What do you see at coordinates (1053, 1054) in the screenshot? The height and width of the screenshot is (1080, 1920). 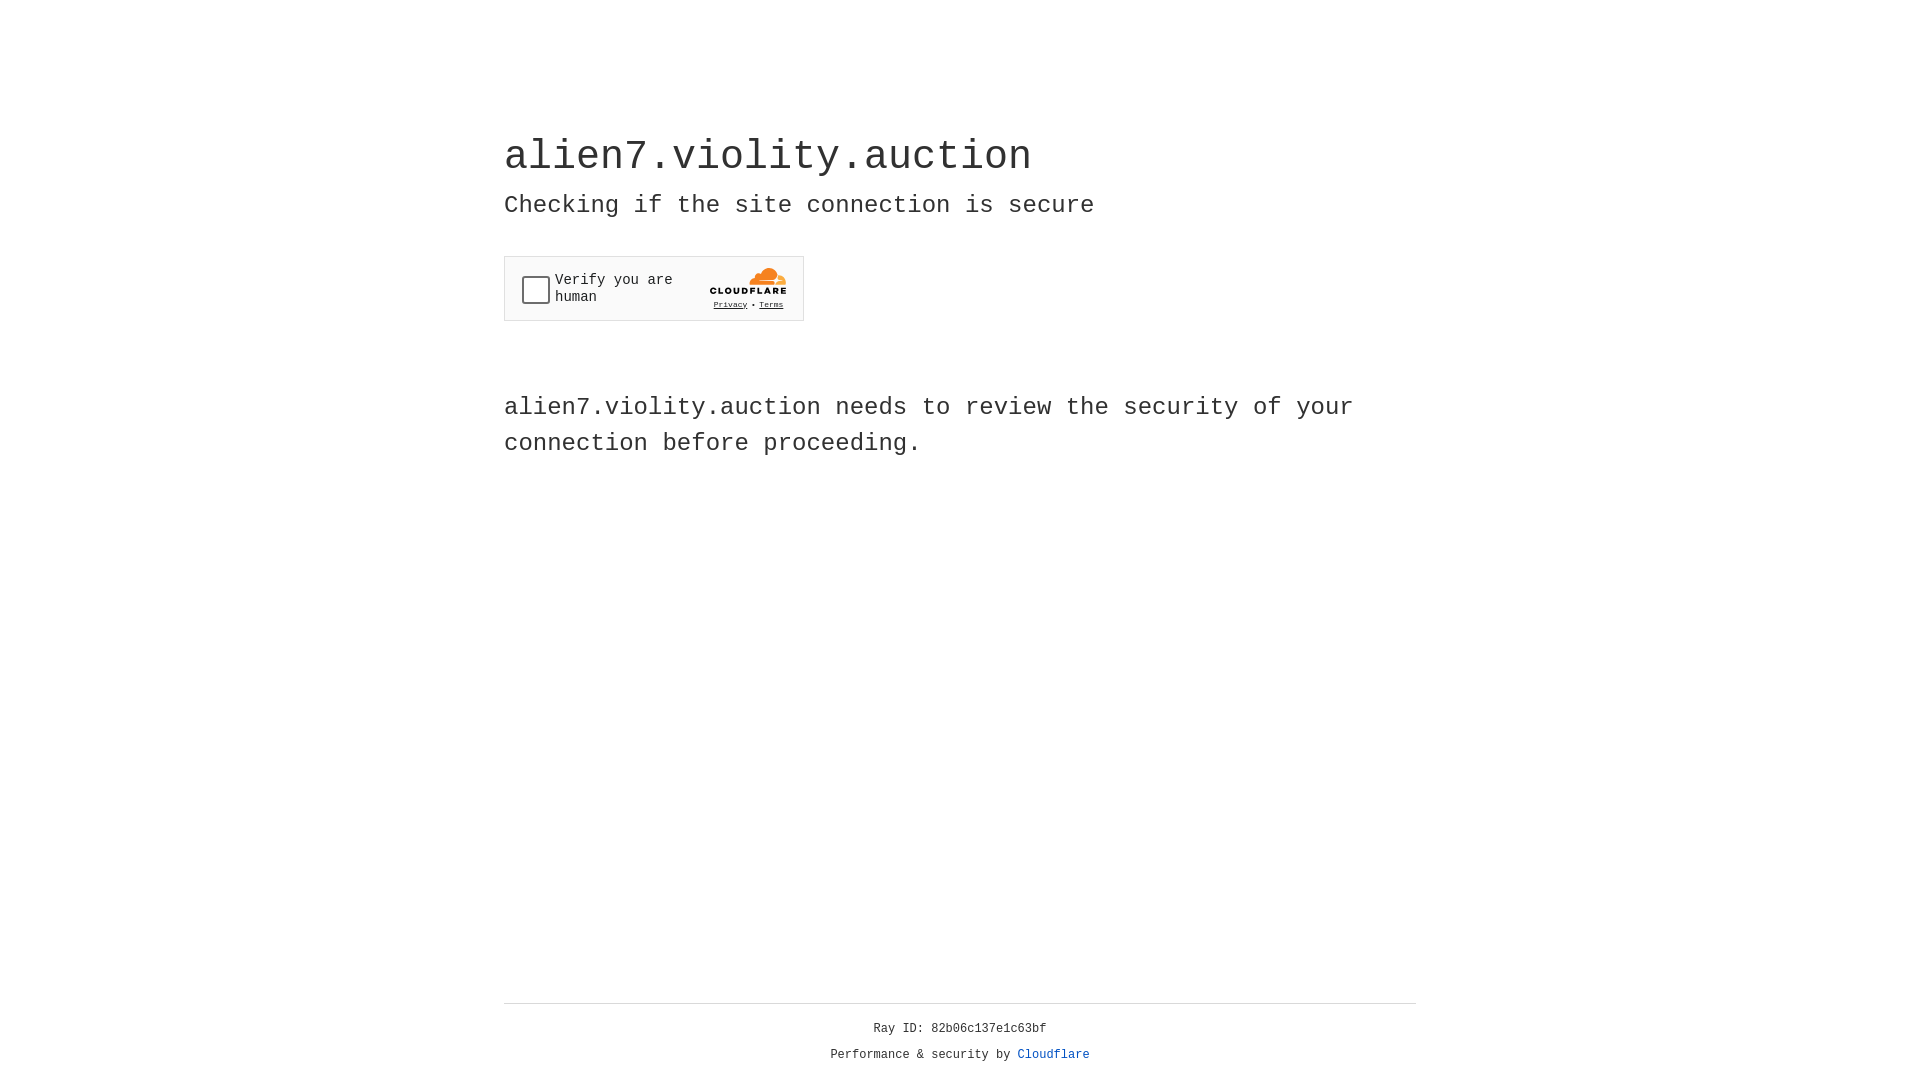 I see `'Cloudflare'` at bounding box center [1053, 1054].